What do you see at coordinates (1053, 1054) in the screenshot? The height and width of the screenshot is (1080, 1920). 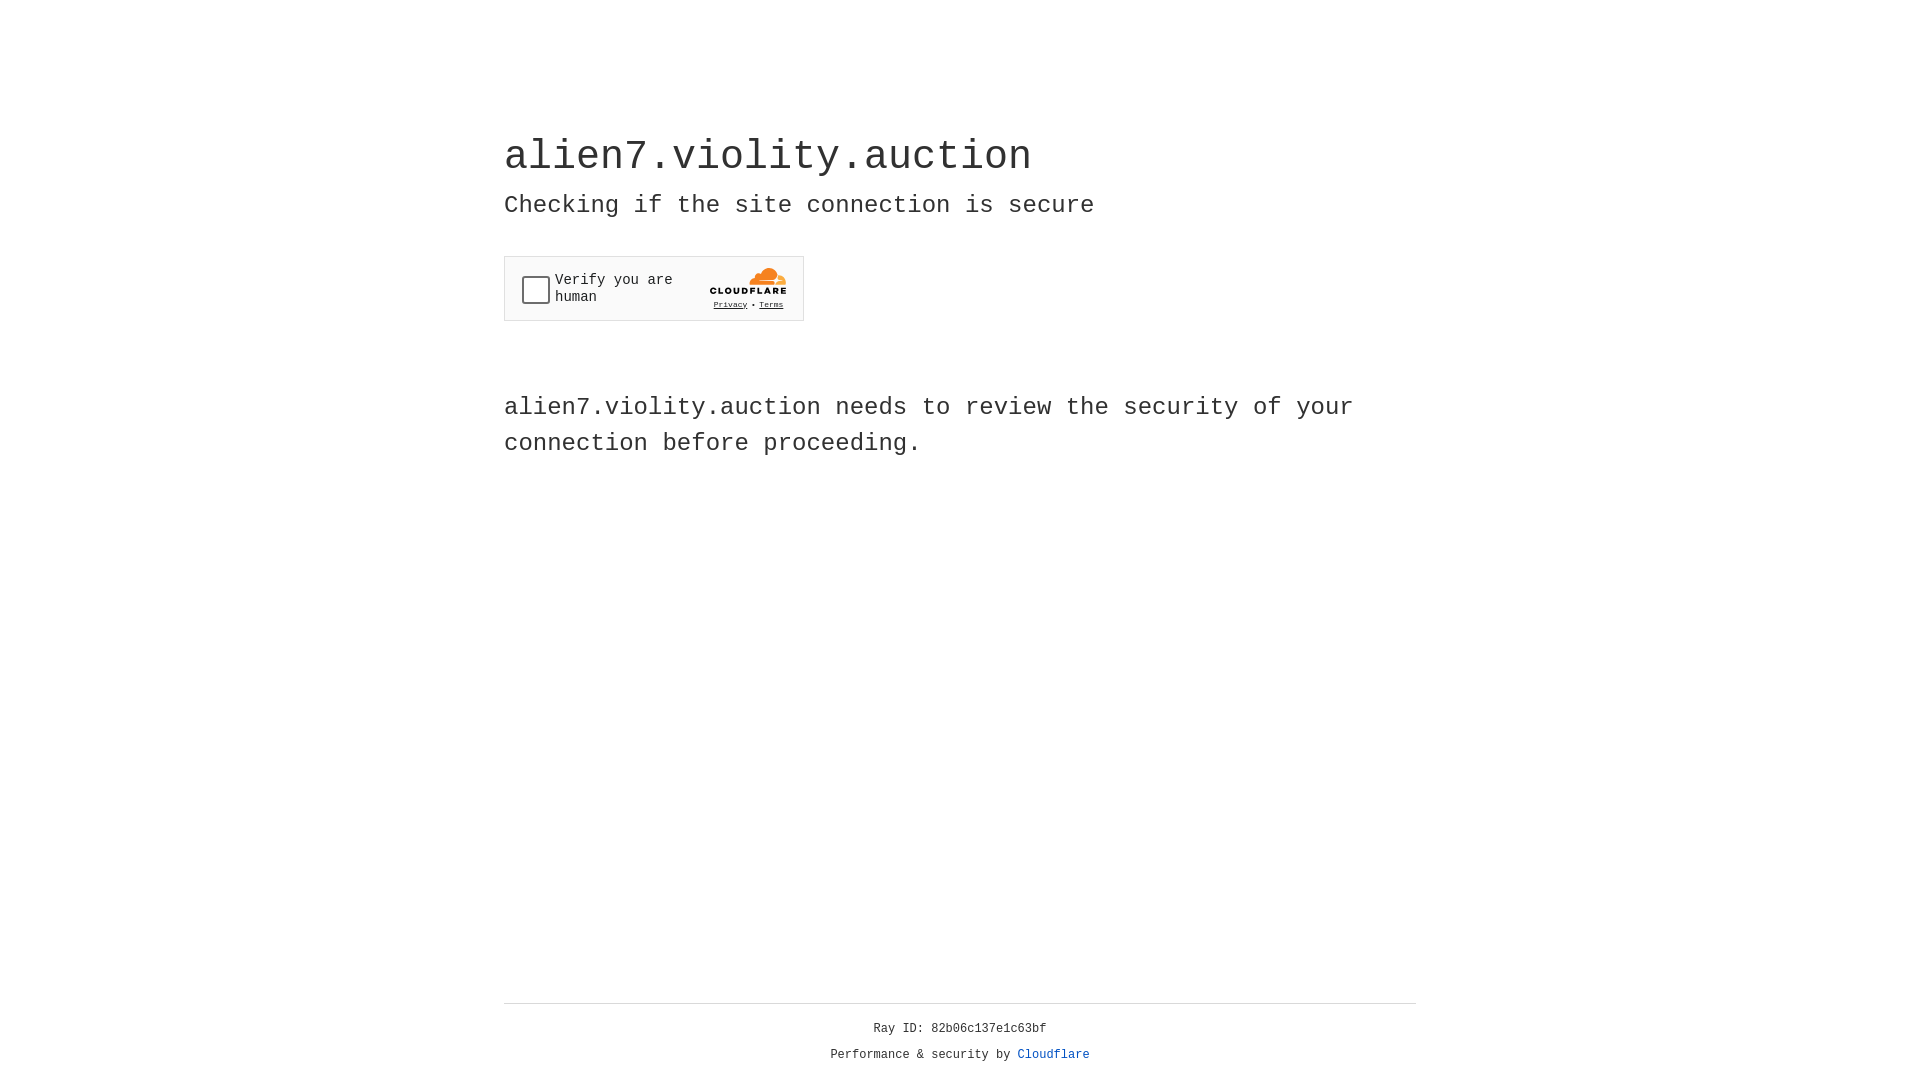 I see `'Cloudflare'` at bounding box center [1053, 1054].